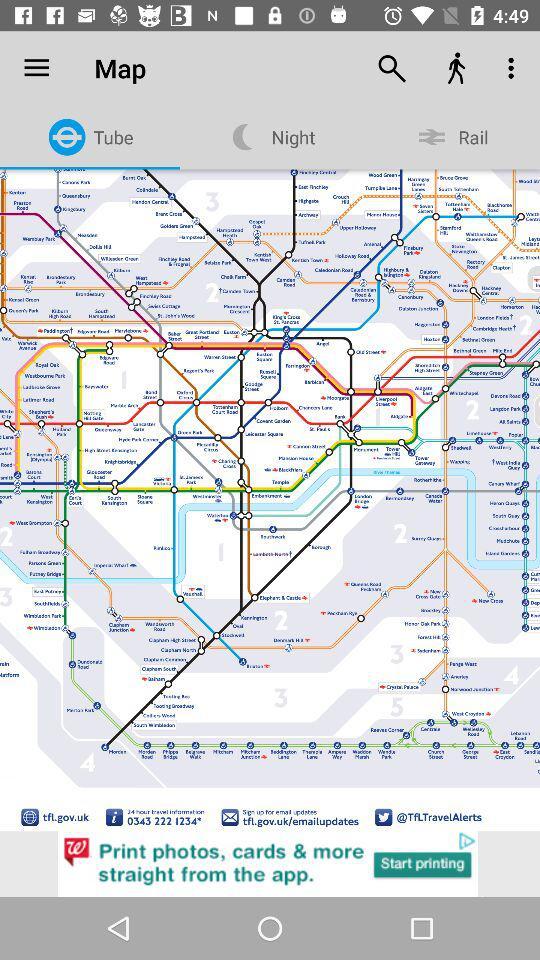  What do you see at coordinates (25, 89) in the screenshot?
I see `menu` at bounding box center [25, 89].